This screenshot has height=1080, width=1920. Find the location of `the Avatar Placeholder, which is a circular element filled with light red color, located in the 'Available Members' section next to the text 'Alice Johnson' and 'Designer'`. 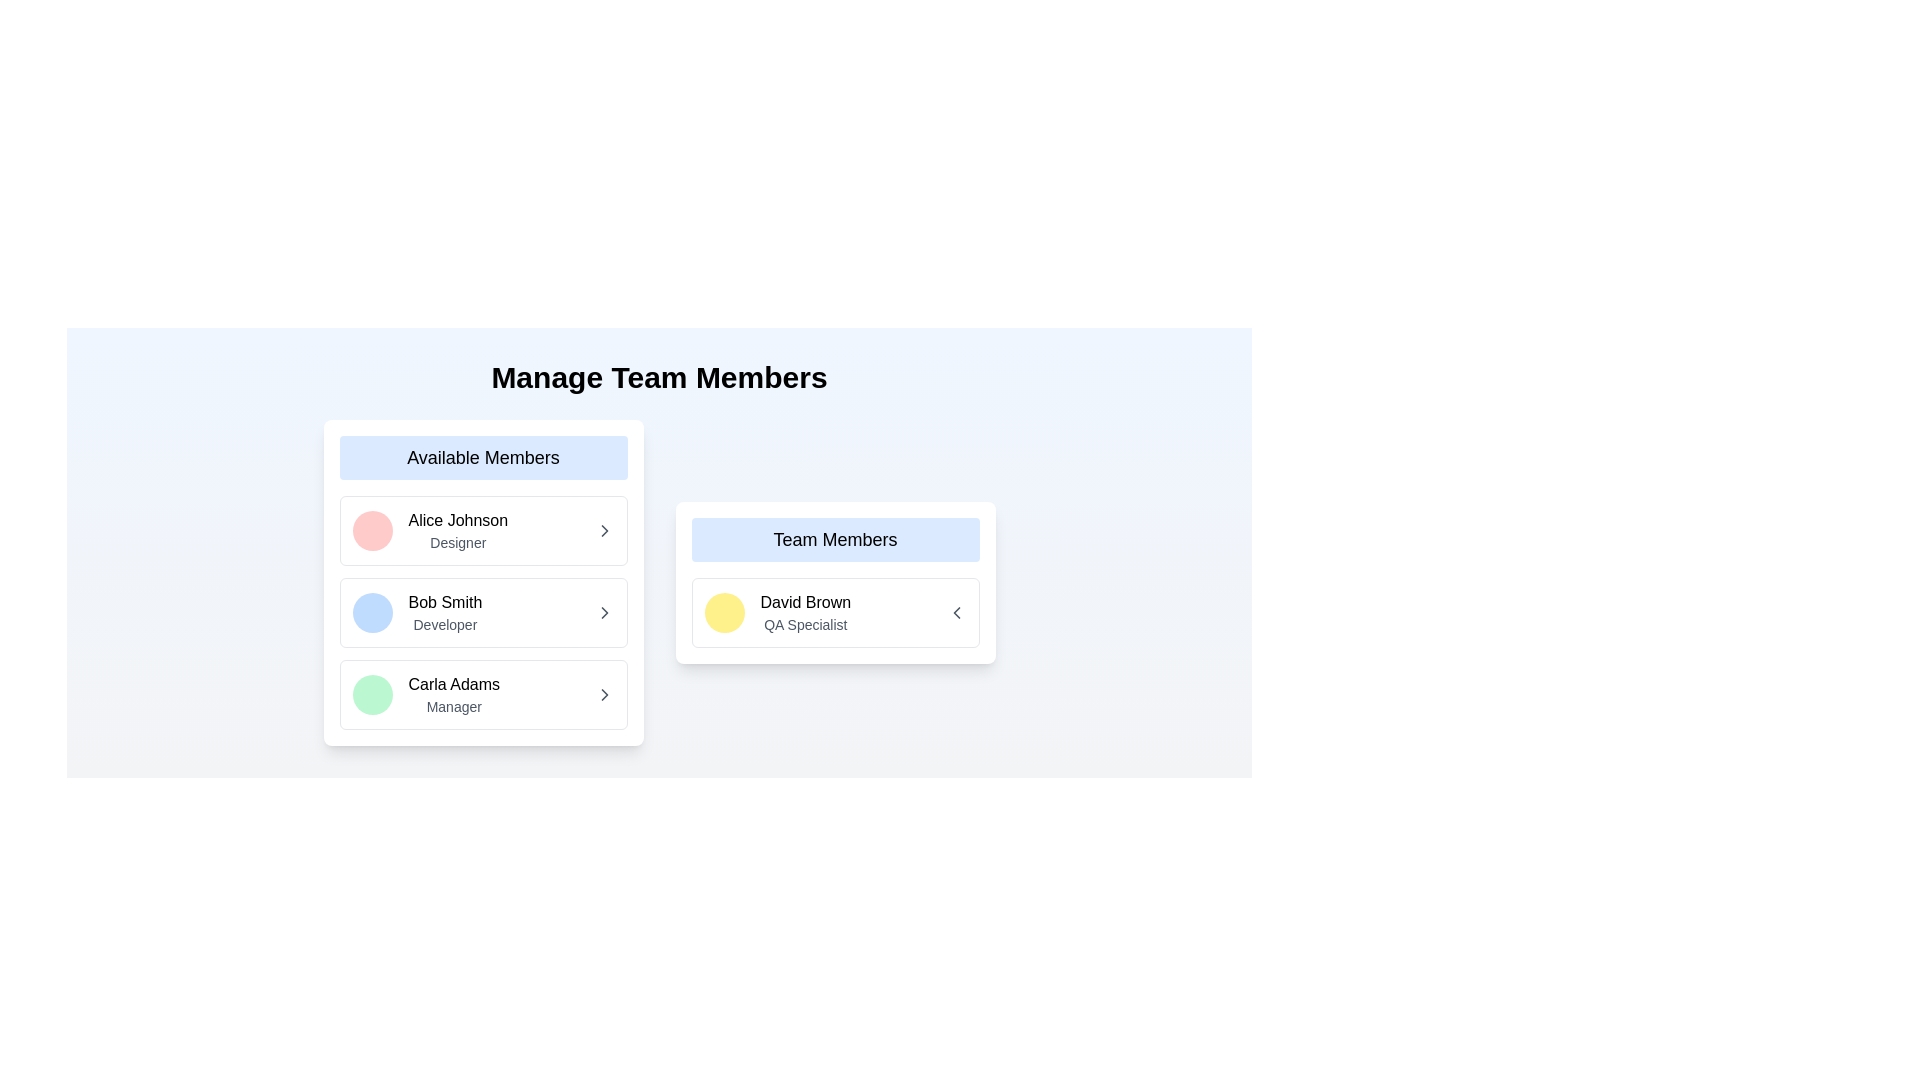

the Avatar Placeholder, which is a circular element filled with light red color, located in the 'Available Members' section next to the text 'Alice Johnson' and 'Designer' is located at coordinates (372, 530).